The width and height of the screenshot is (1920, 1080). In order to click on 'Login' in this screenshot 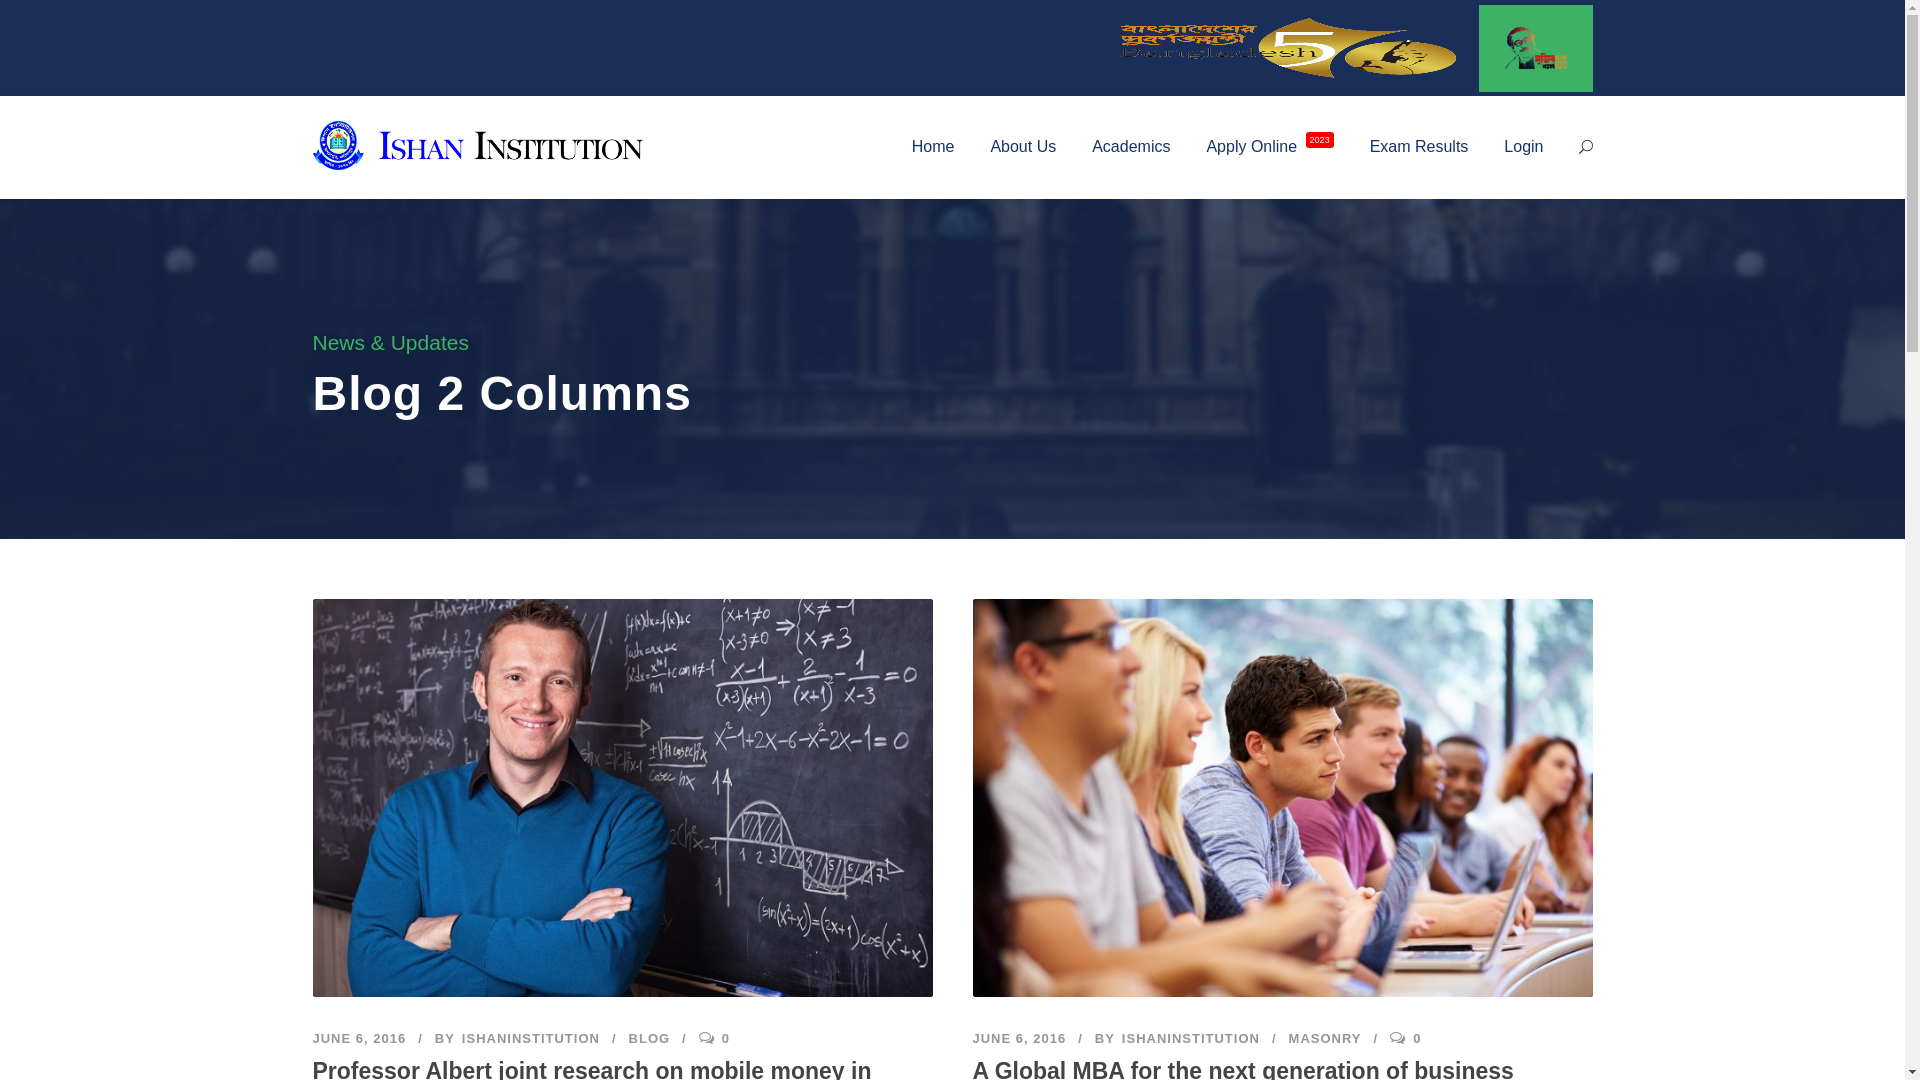, I will do `click(1522, 162)`.